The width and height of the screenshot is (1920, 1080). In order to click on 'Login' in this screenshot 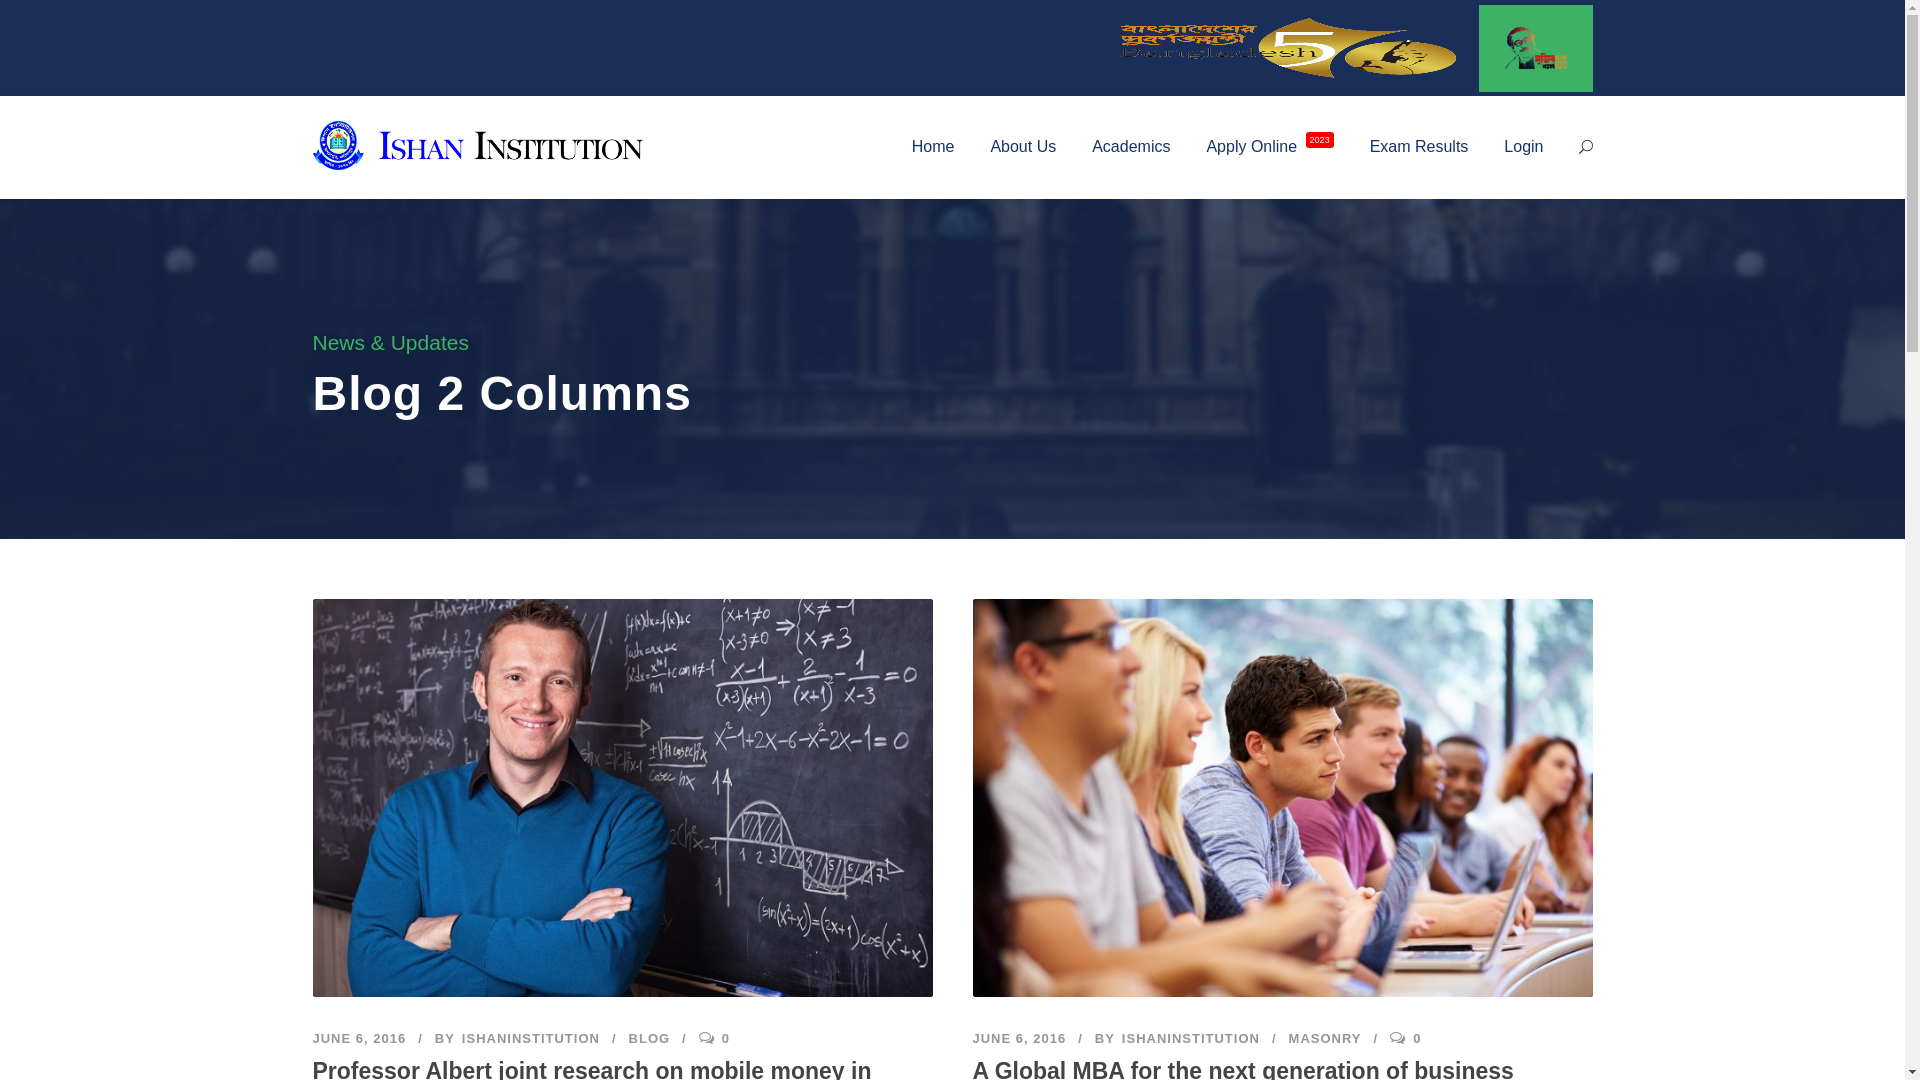, I will do `click(1522, 162)`.